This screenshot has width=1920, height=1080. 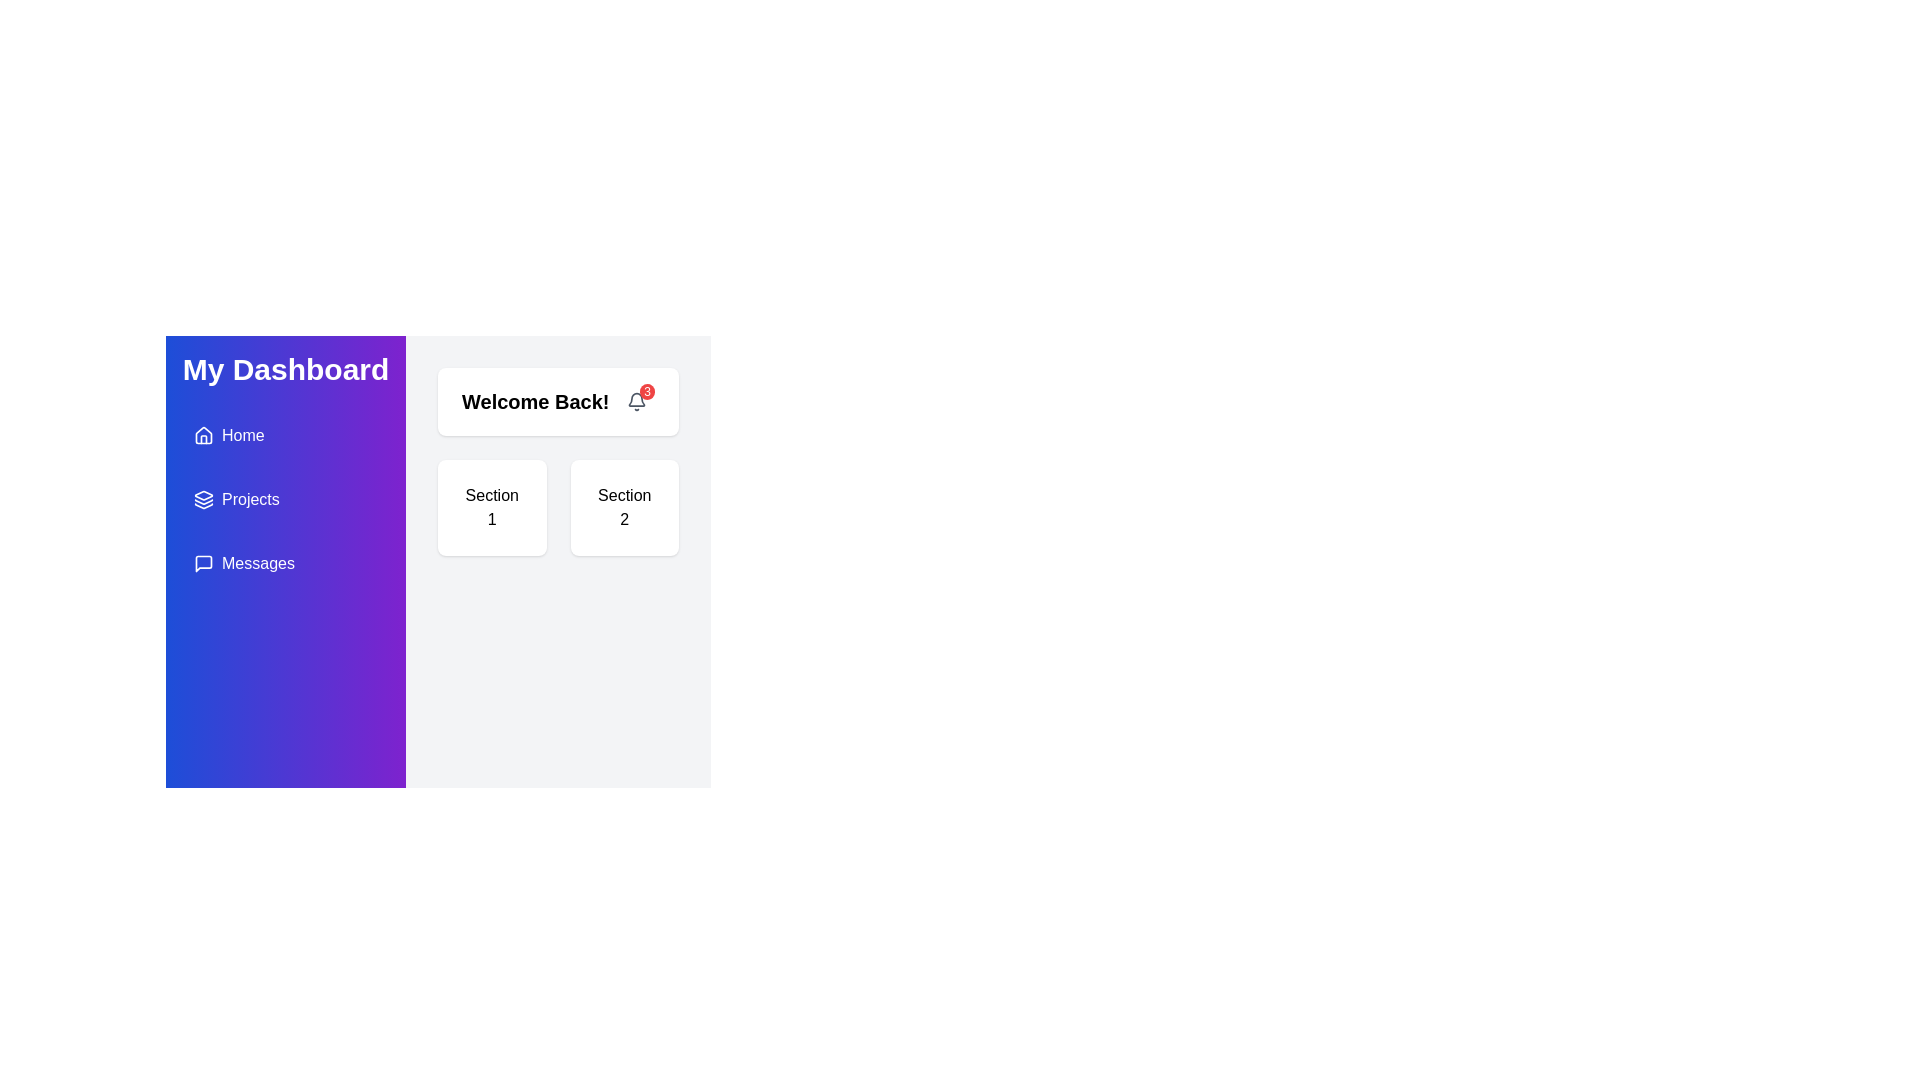 I want to click on the stack of layers icon in the sidebar menu, so click(x=203, y=499).